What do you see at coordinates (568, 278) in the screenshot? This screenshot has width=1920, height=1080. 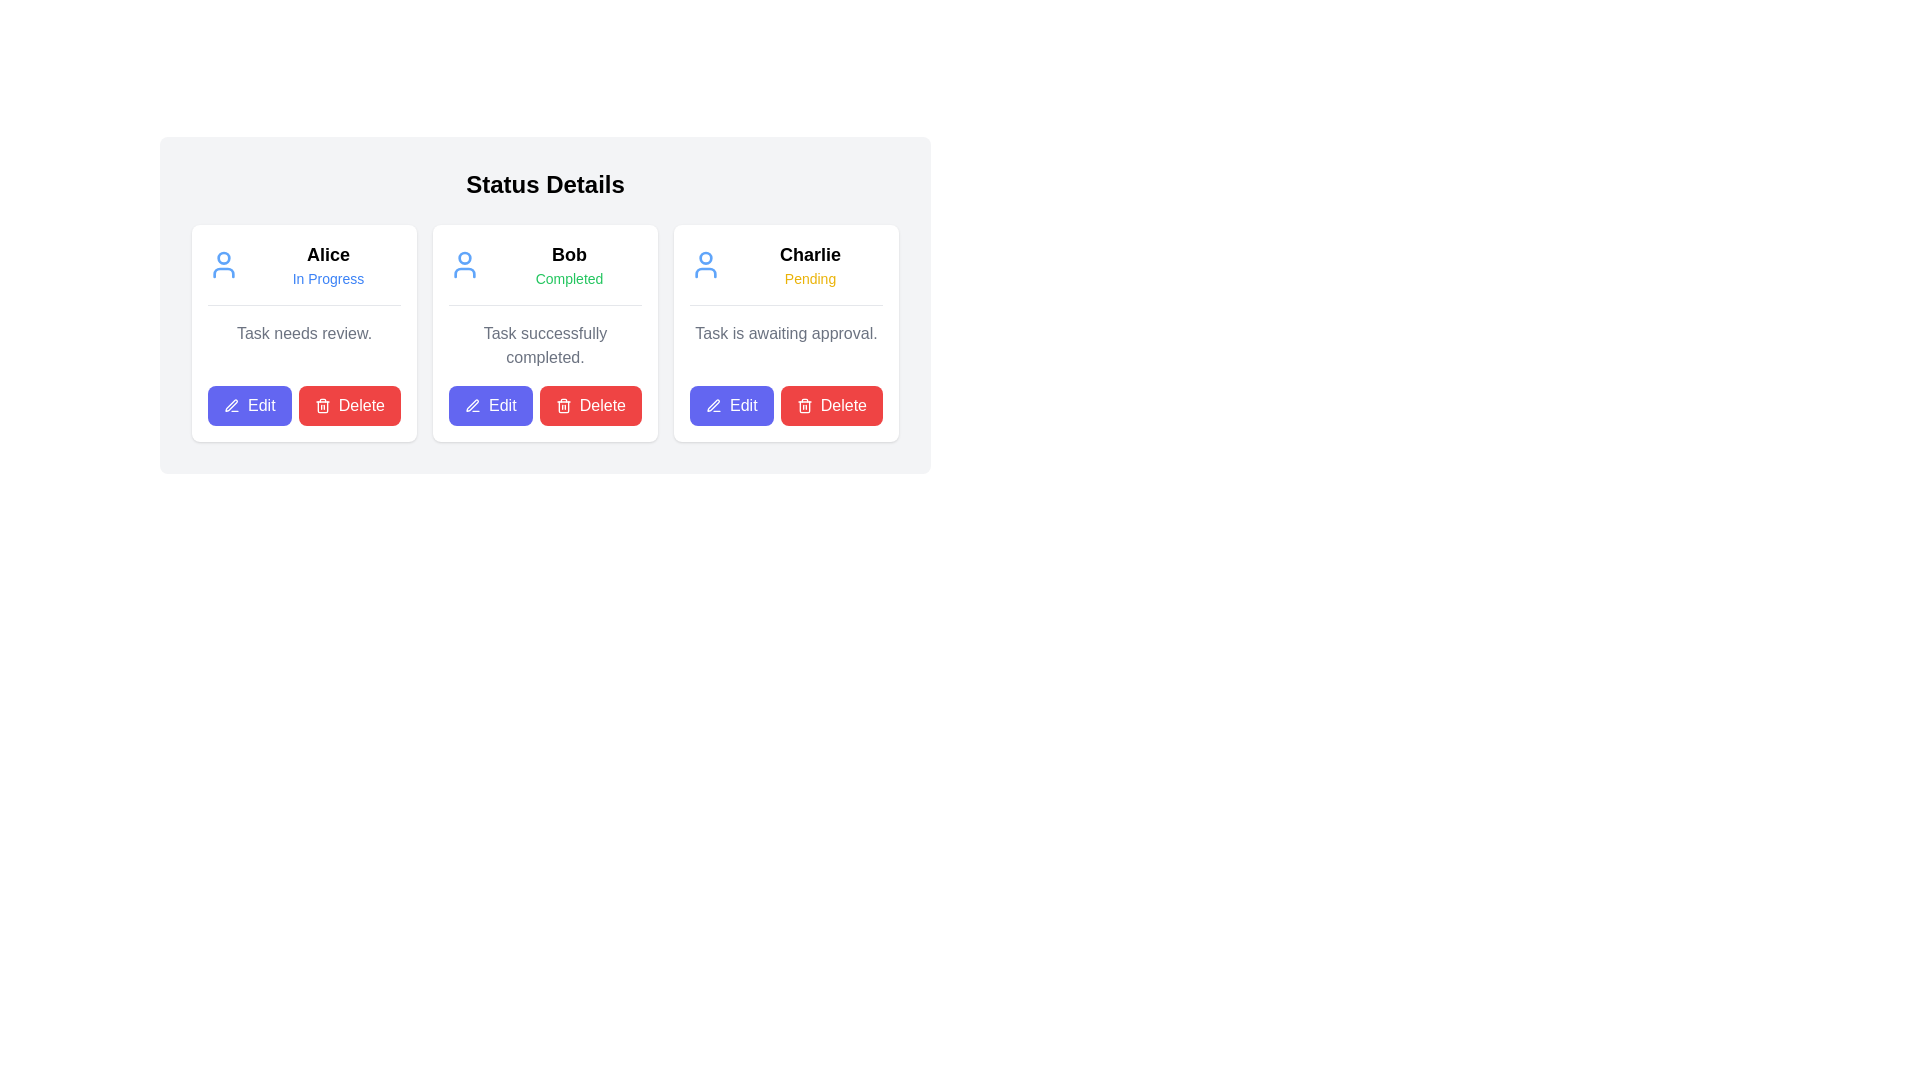 I see `the status indicator Text label that shows the completion of the task associated with 'Bob', located in the middle card of three horizontally placed cards under the header 'Status Details'` at bounding box center [568, 278].